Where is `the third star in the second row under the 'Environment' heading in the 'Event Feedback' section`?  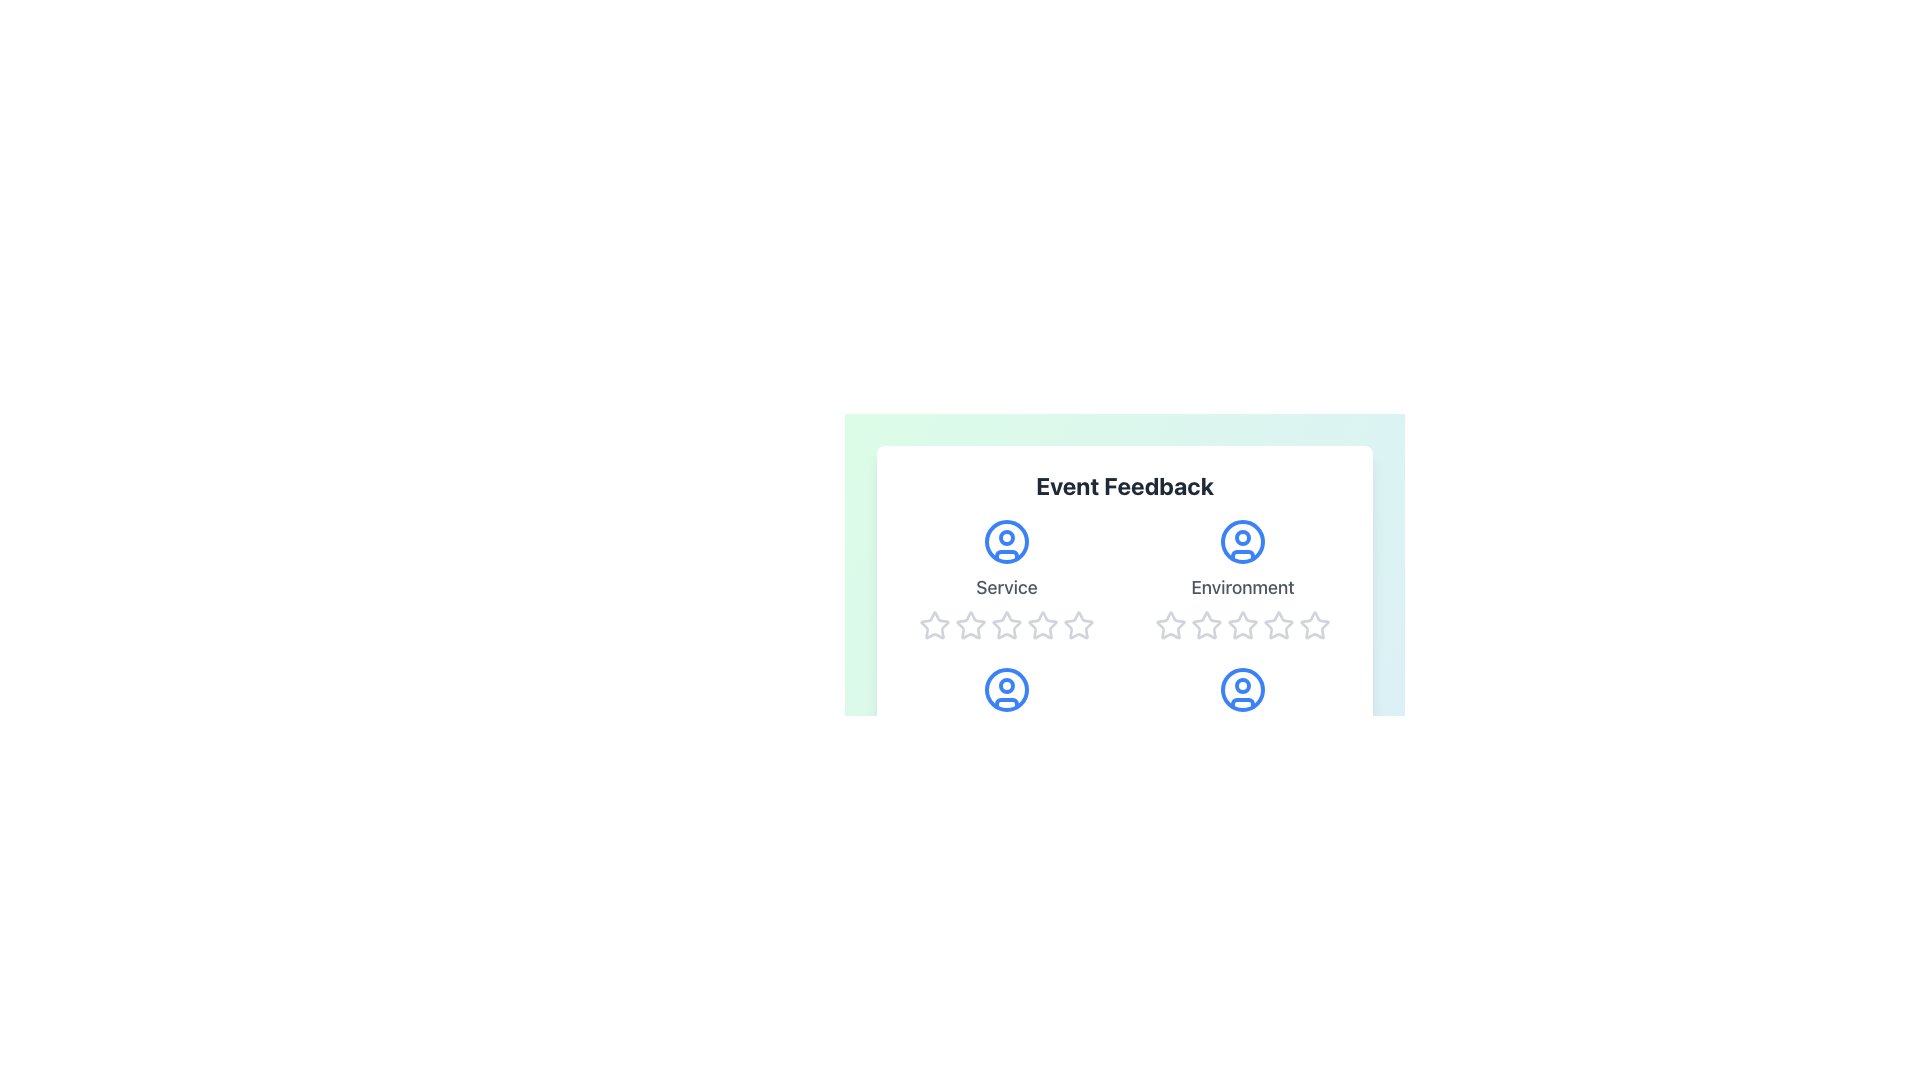 the third star in the second row under the 'Environment' heading in the 'Event Feedback' section is located at coordinates (1242, 624).